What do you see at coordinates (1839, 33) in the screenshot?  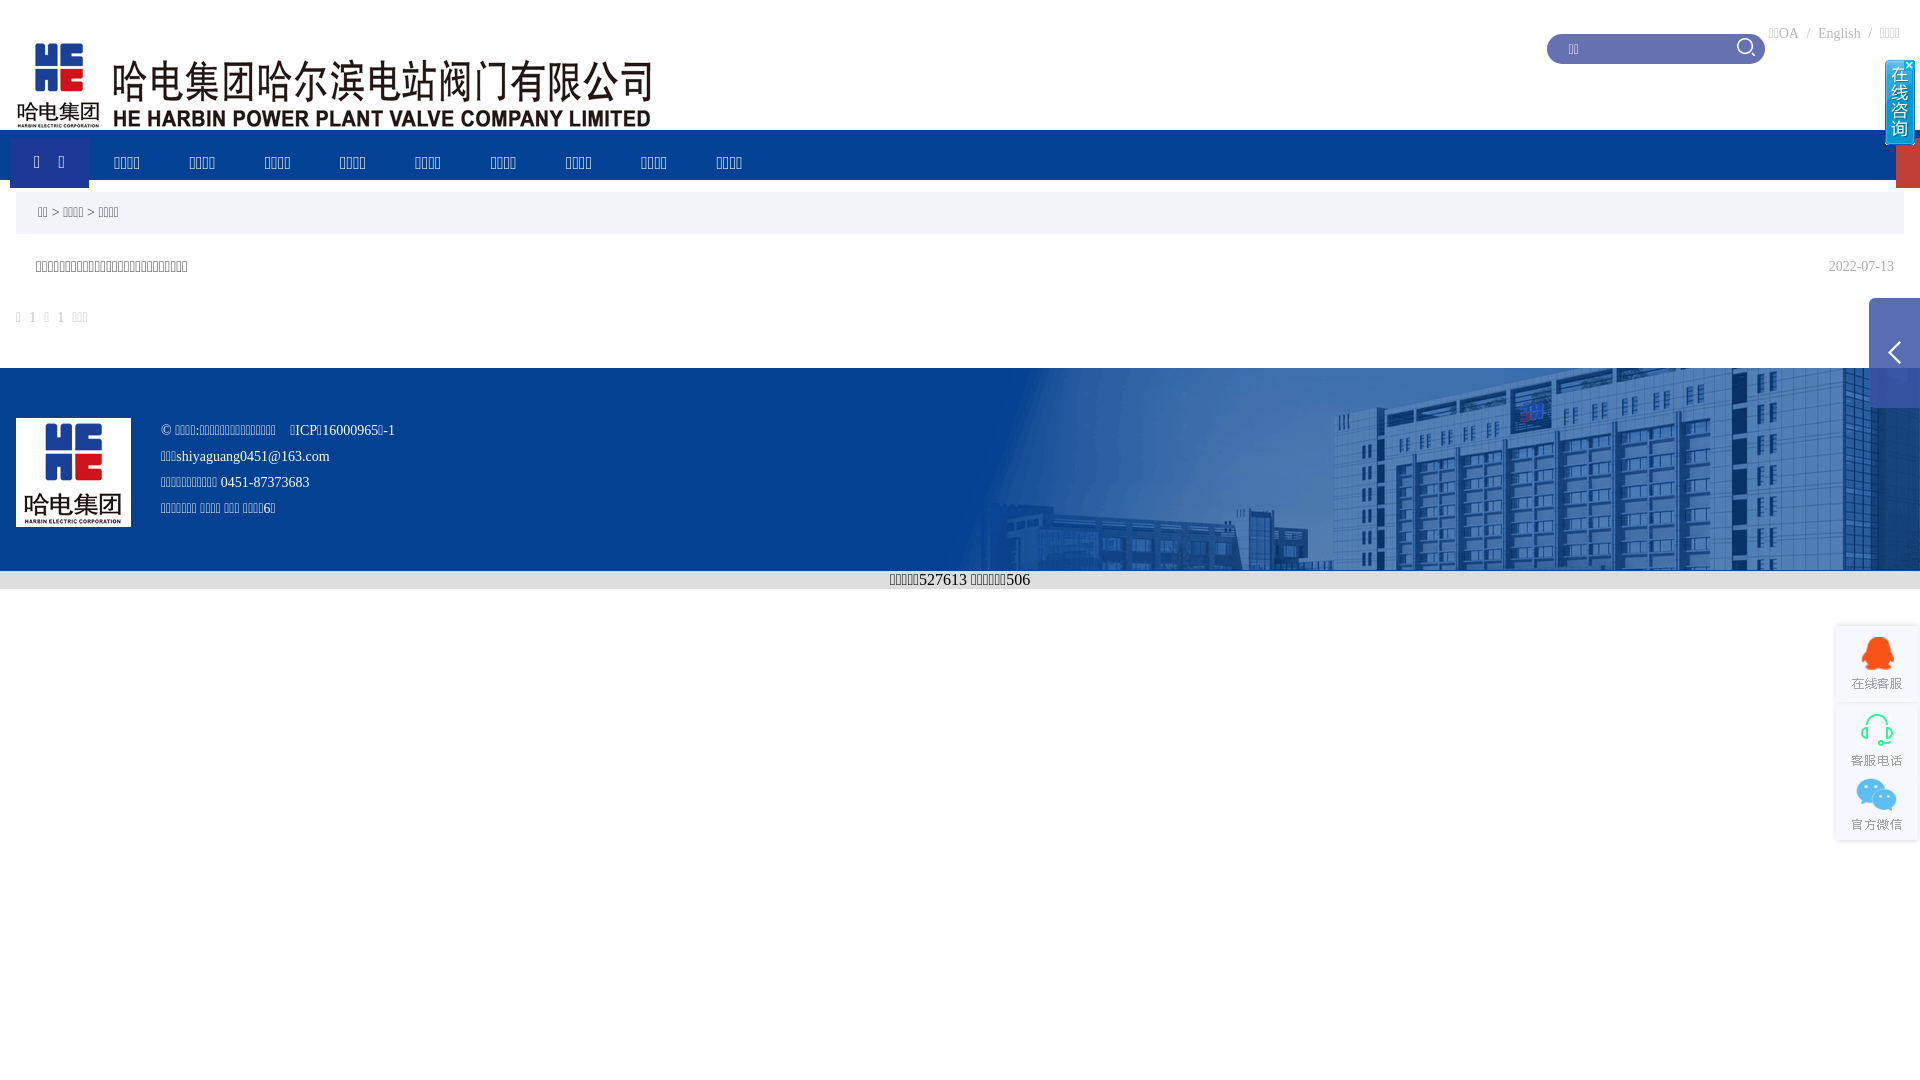 I see `'English'` at bounding box center [1839, 33].